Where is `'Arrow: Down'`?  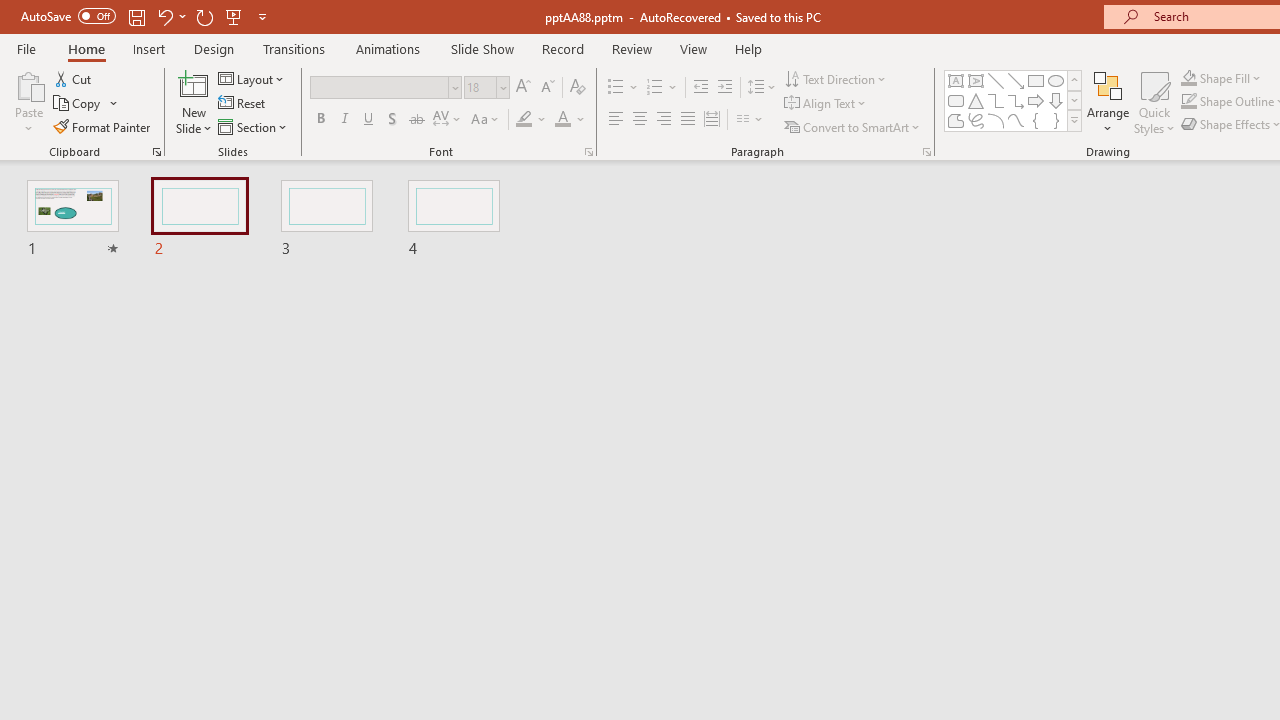
'Arrow: Down' is located at coordinates (1055, 100).